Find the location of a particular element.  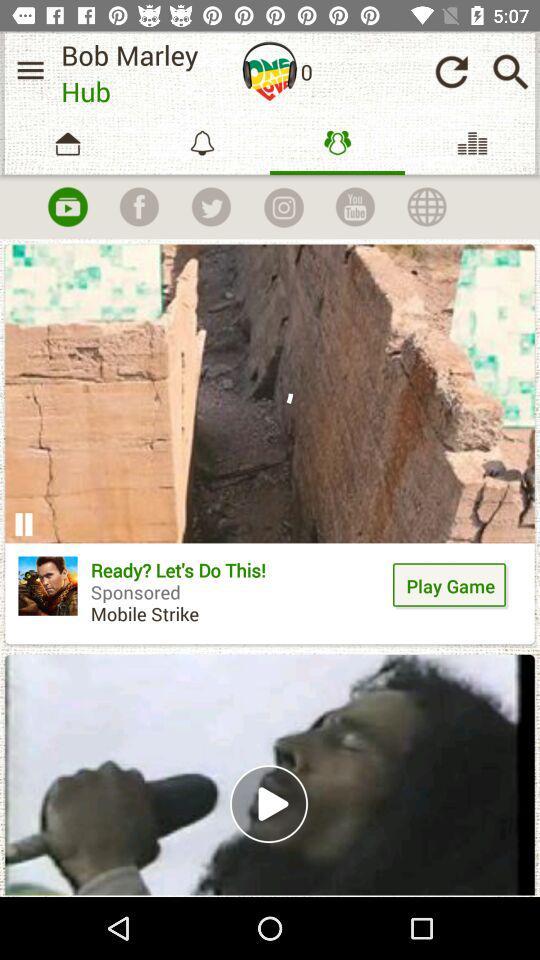

the icon to the right of the ready let s icon is located at coordinates (450, 586).